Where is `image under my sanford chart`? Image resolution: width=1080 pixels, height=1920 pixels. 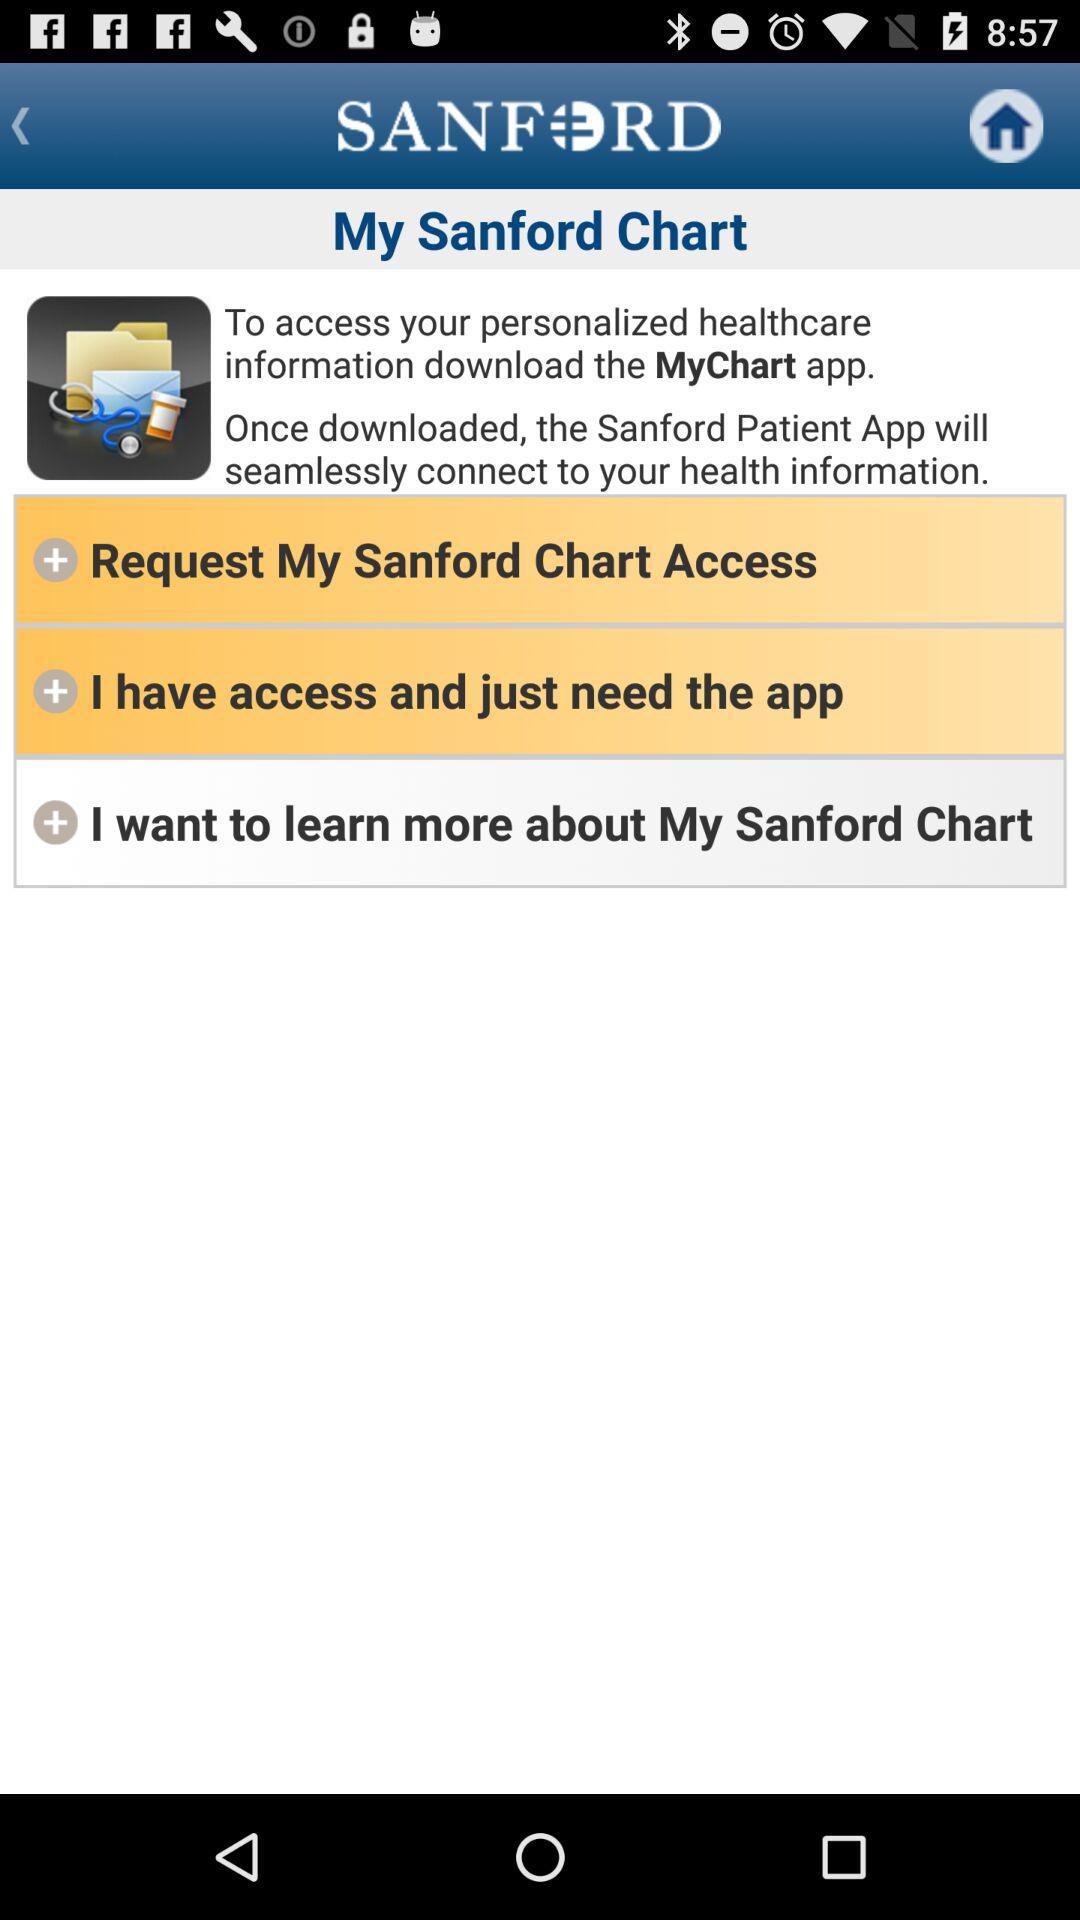 image under my sanford chart is located at coordinates (119, 388).